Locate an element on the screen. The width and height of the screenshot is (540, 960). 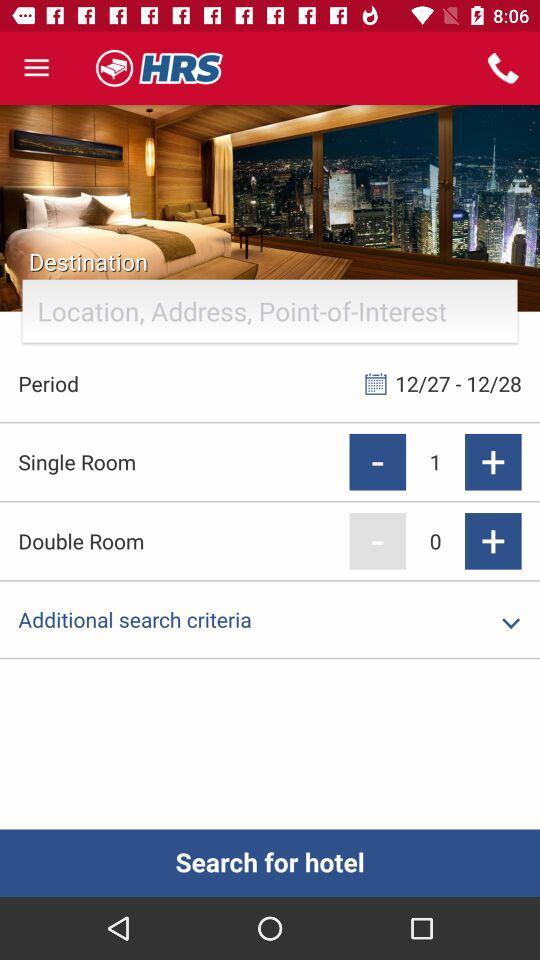
the dropdown is located at coordinates (511, 622).